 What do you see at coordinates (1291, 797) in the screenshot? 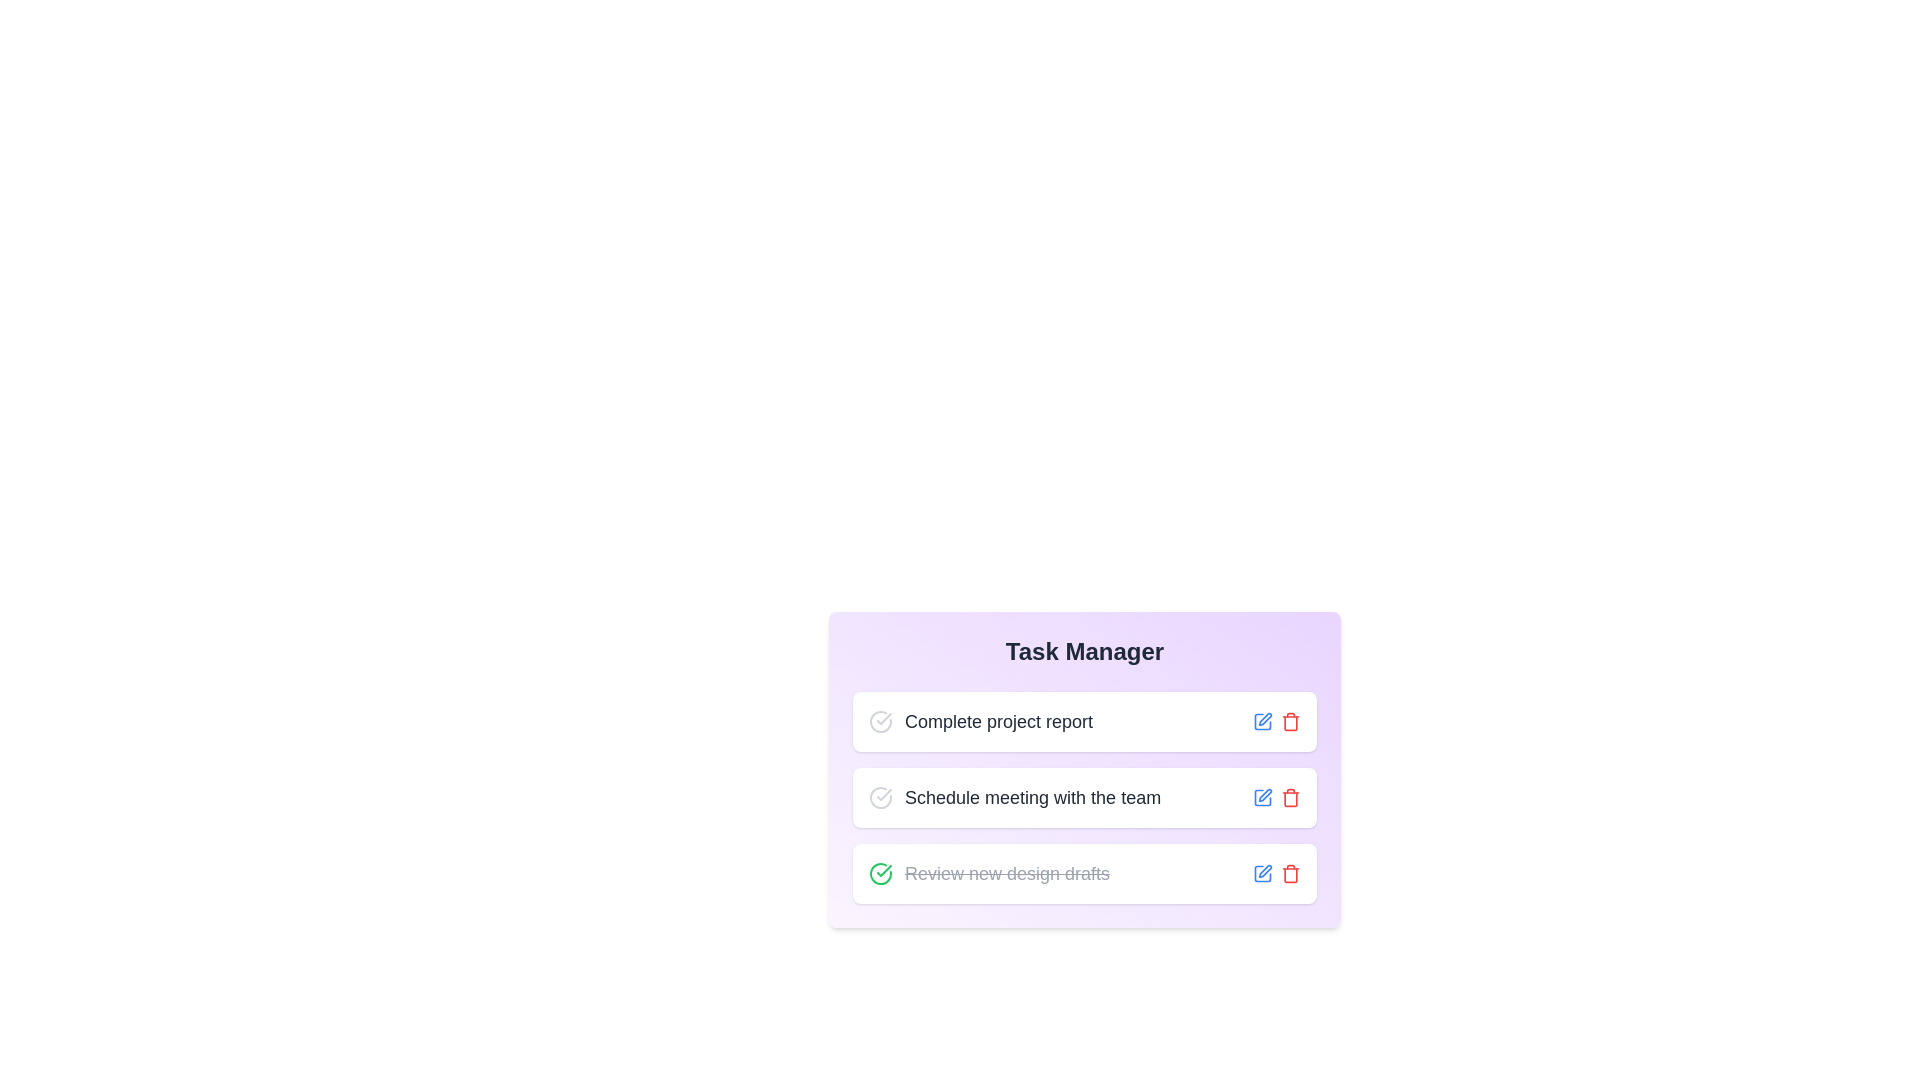
I see `delete button for the task 'Schedule meeting with the team'` at bounding box center [1291, 797].